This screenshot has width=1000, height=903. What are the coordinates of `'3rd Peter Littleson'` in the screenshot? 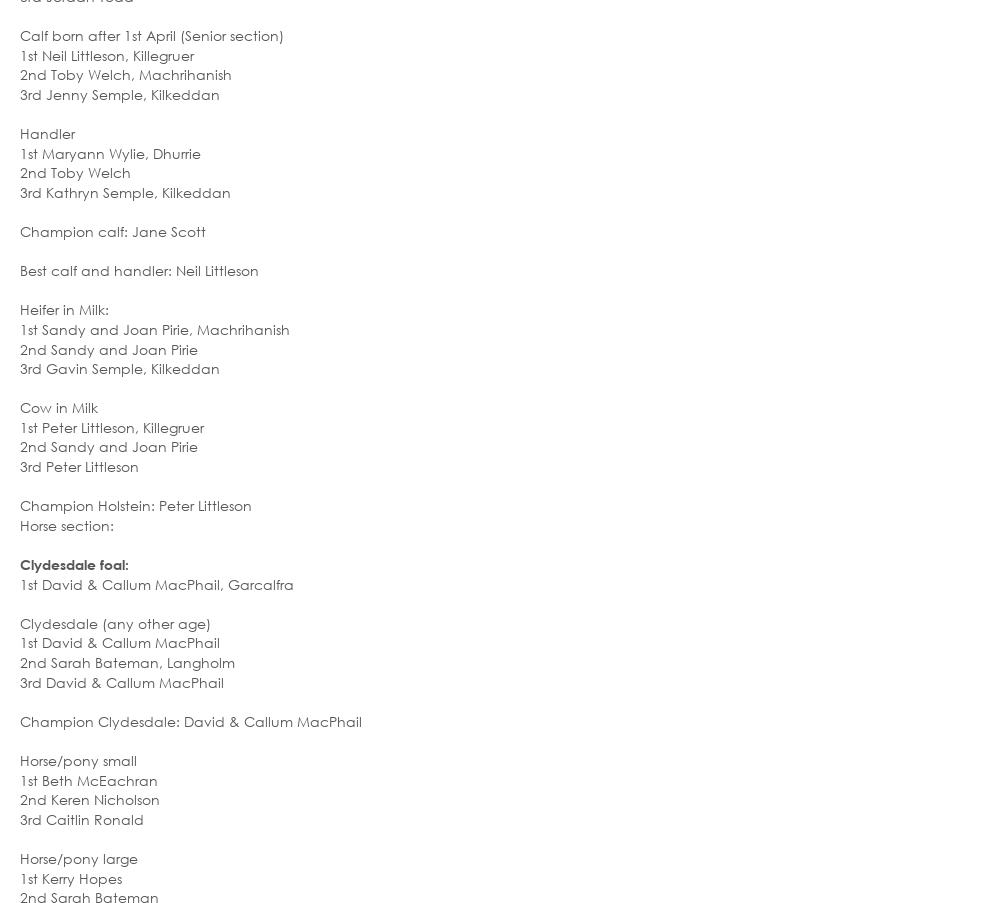 It's located at (78, 466).